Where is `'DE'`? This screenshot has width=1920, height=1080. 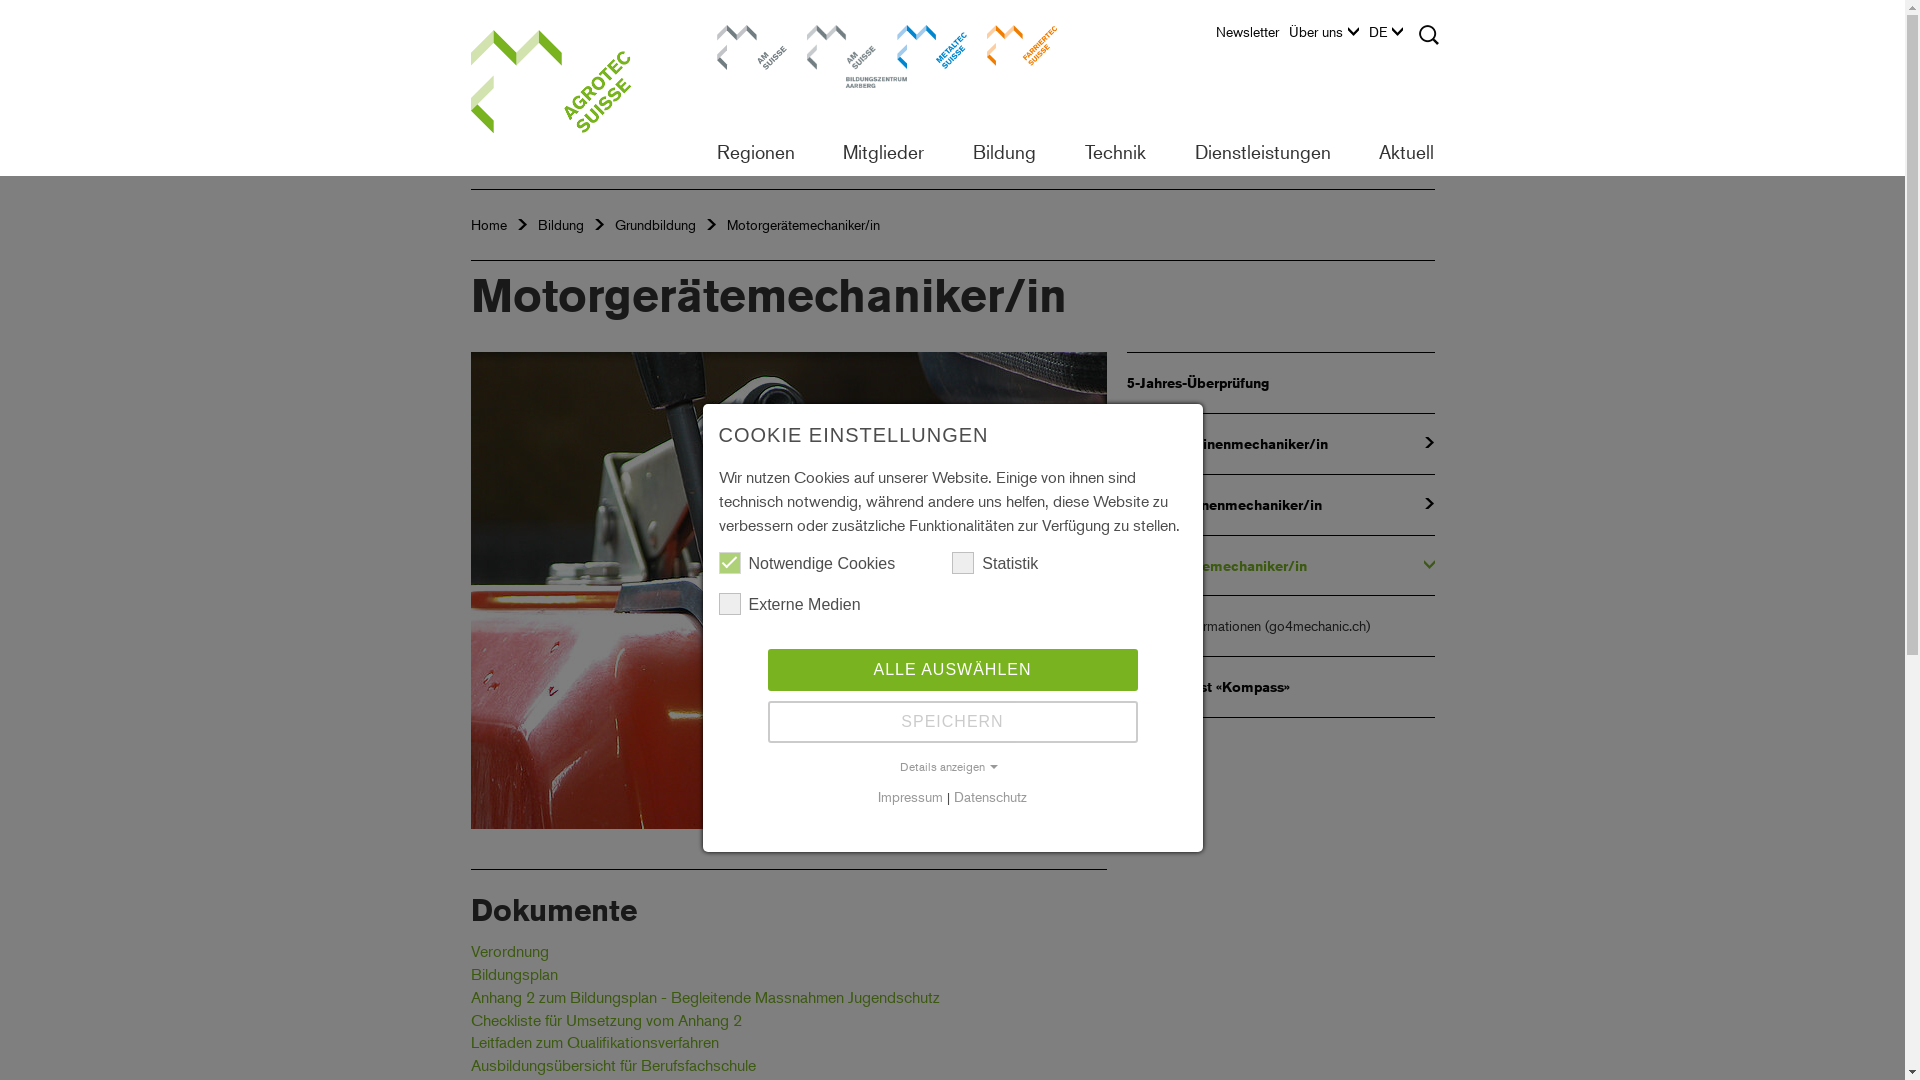 'DE' is located at coordinates (1389, 37).